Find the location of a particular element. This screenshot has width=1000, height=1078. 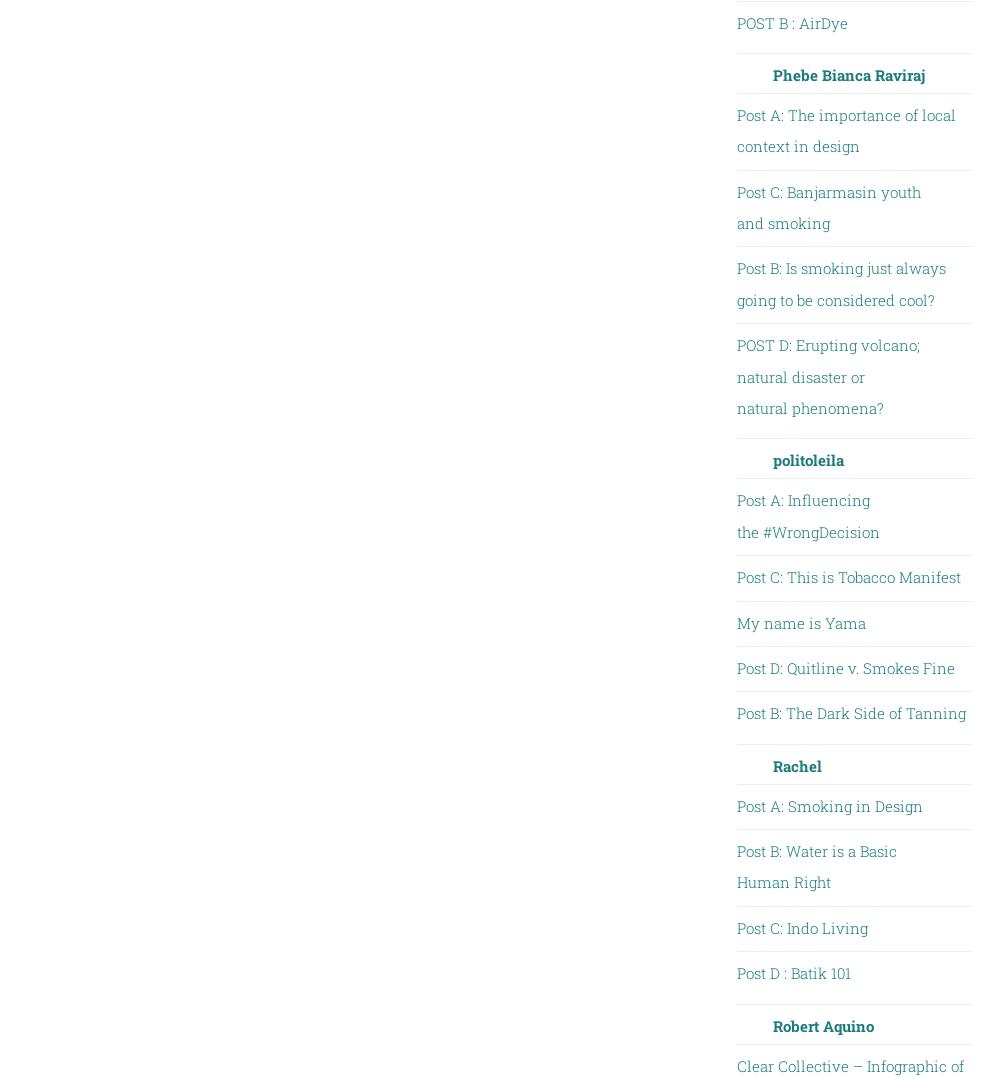

'politoleila' is located at coordinates (772, 459).